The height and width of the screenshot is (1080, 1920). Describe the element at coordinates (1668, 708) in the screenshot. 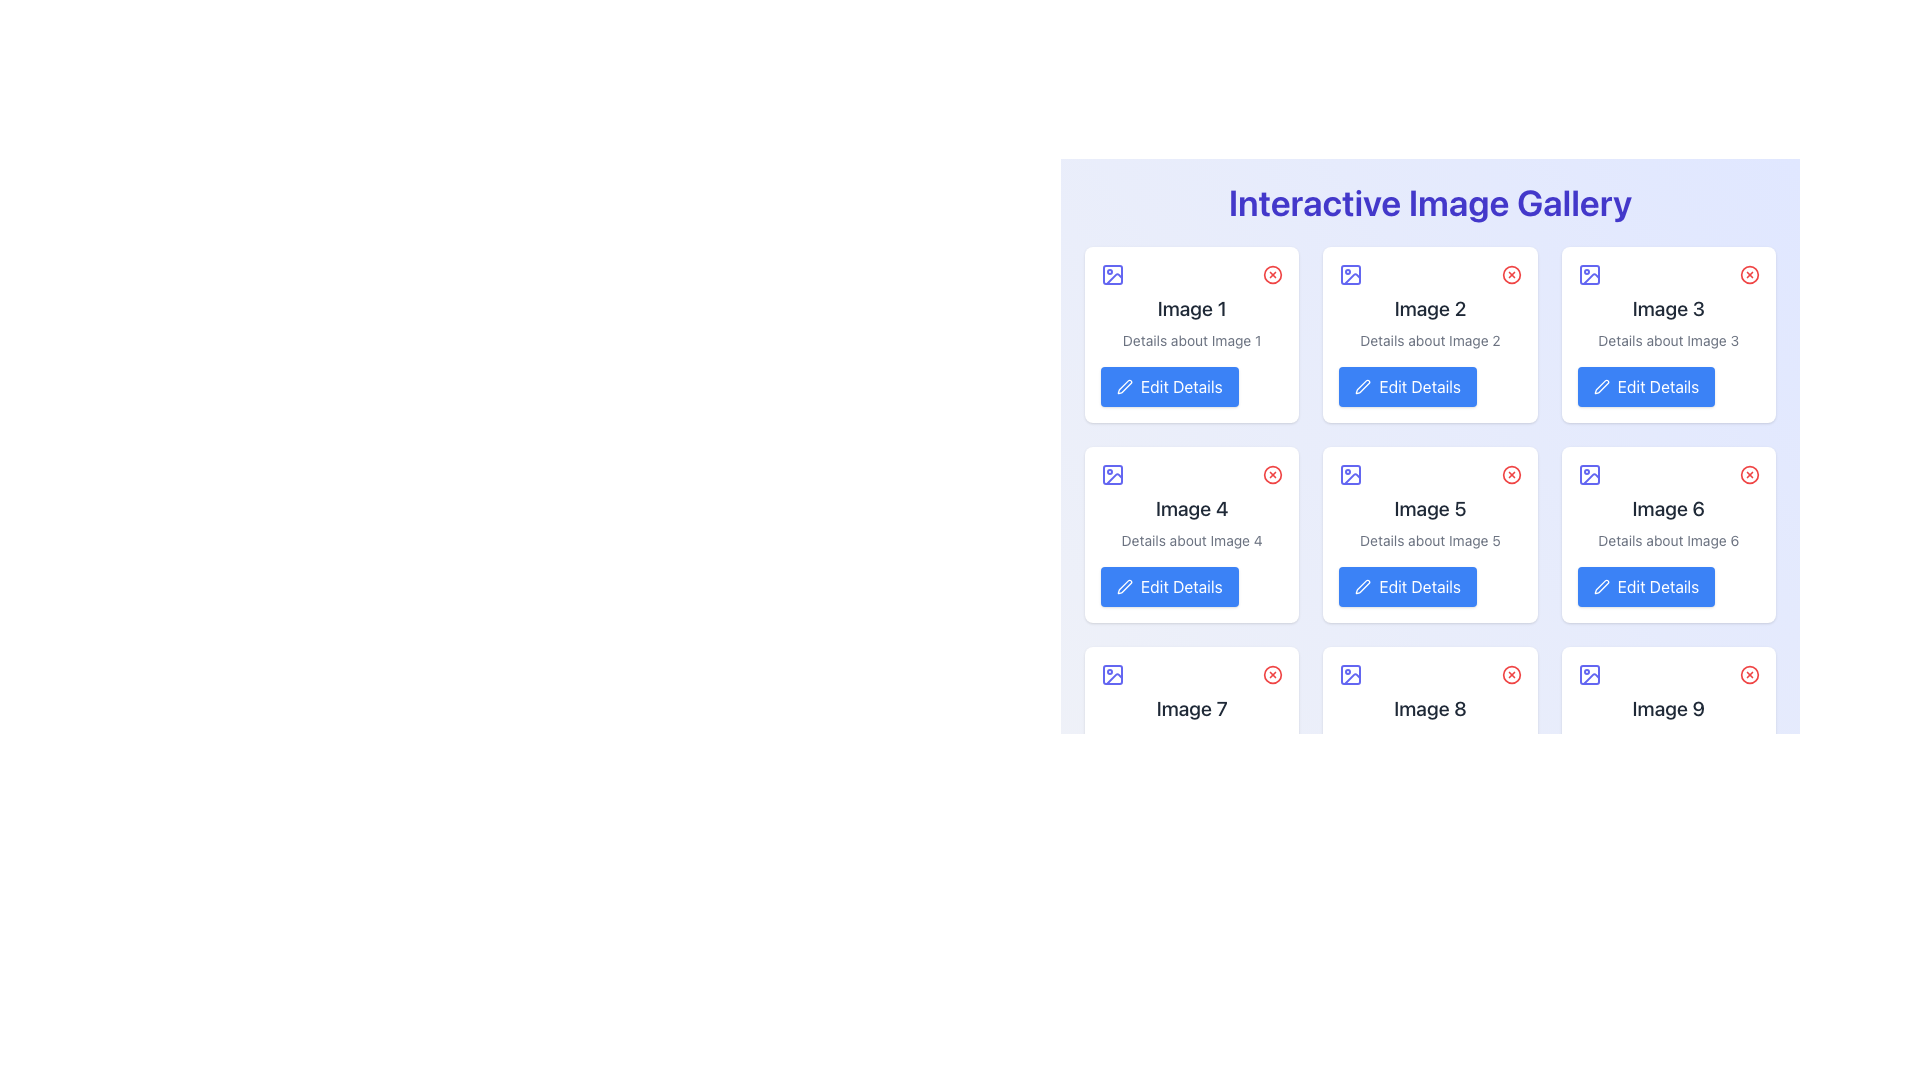

I see `the 'Image 9' text label, which is a large and bold text element located in the ninth card of the 'Interactive Image Gallery'` at that location.